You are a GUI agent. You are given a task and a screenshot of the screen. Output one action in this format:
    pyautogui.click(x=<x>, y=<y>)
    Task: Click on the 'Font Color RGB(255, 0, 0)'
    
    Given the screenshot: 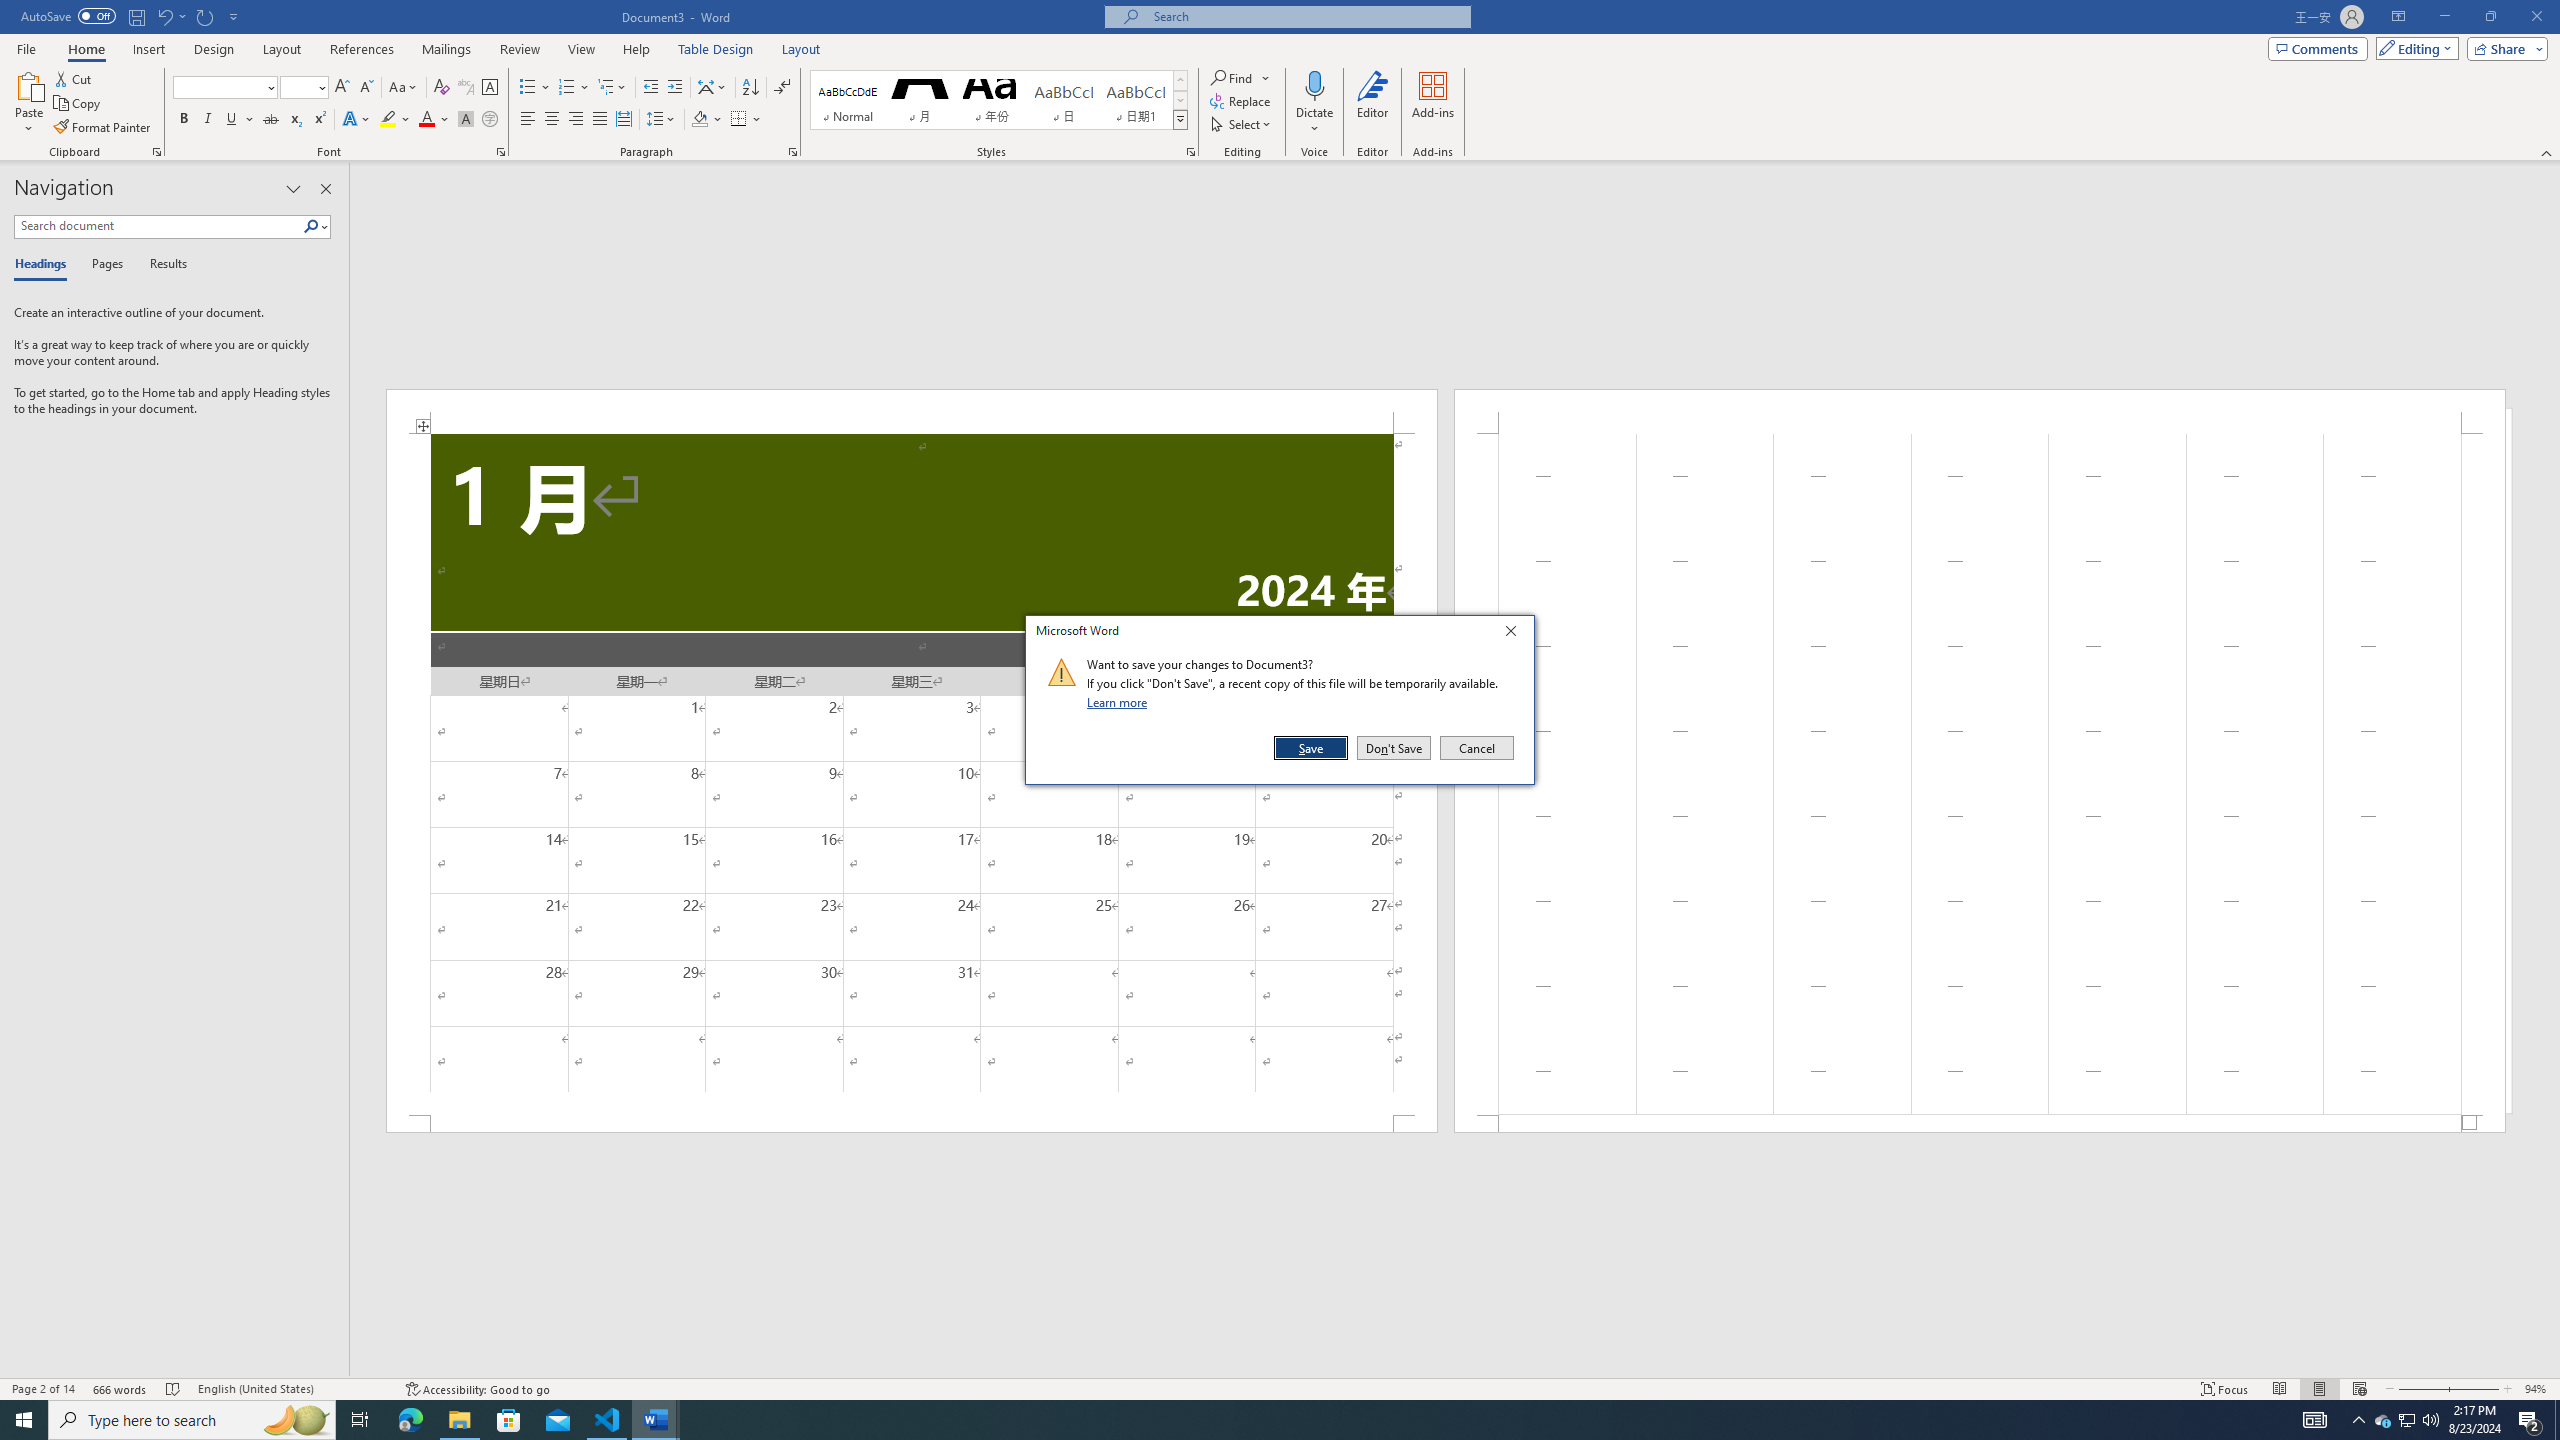 What is the action you would take?
    pyautogui.click(x=425, y=118)
    